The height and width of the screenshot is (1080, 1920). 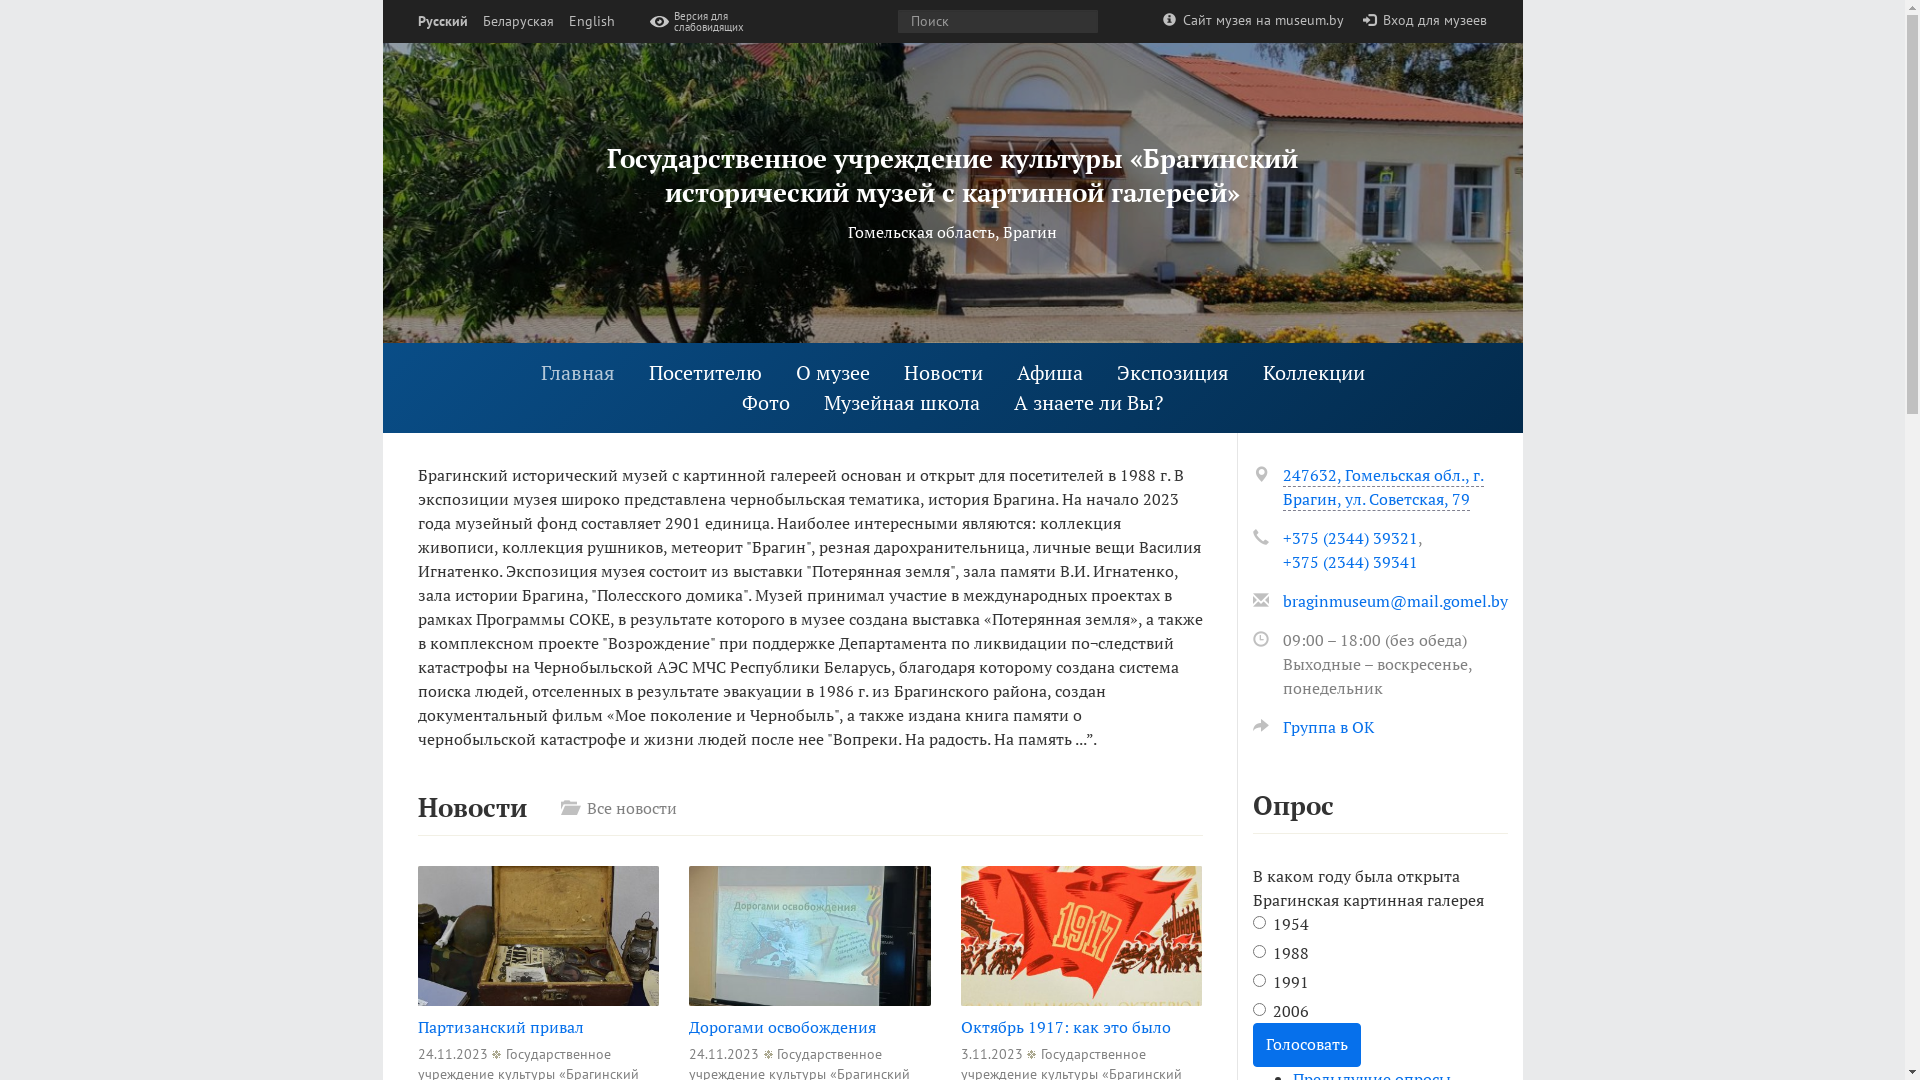 What do you see at coordinates (1349, 536) in the screenshot?
I see `'+375 (2344) 39321'` at bounding box center [1349, 536].